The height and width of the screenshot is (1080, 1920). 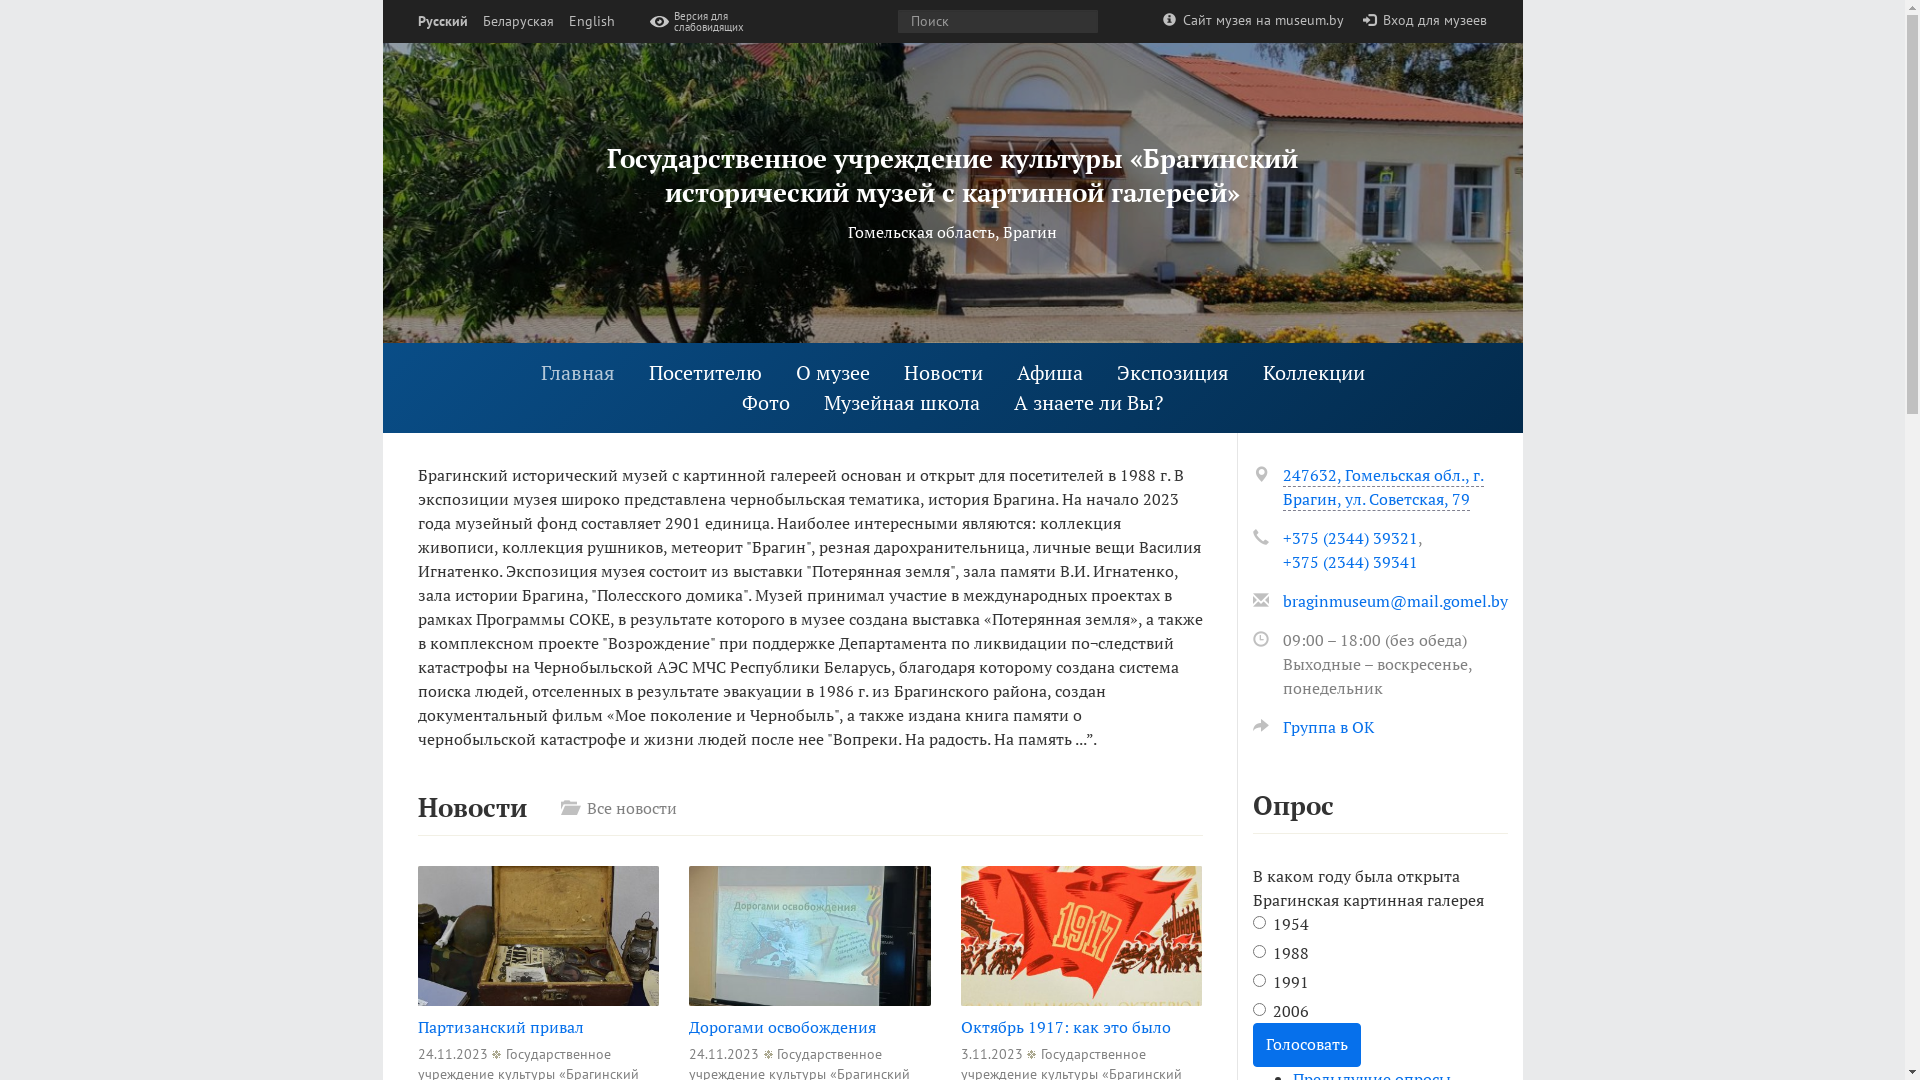 What do you see at coordinates (1349, 536) in the screenshot?
I see `'+375 (2344) 39321'` at bounding box center [1349, 536].